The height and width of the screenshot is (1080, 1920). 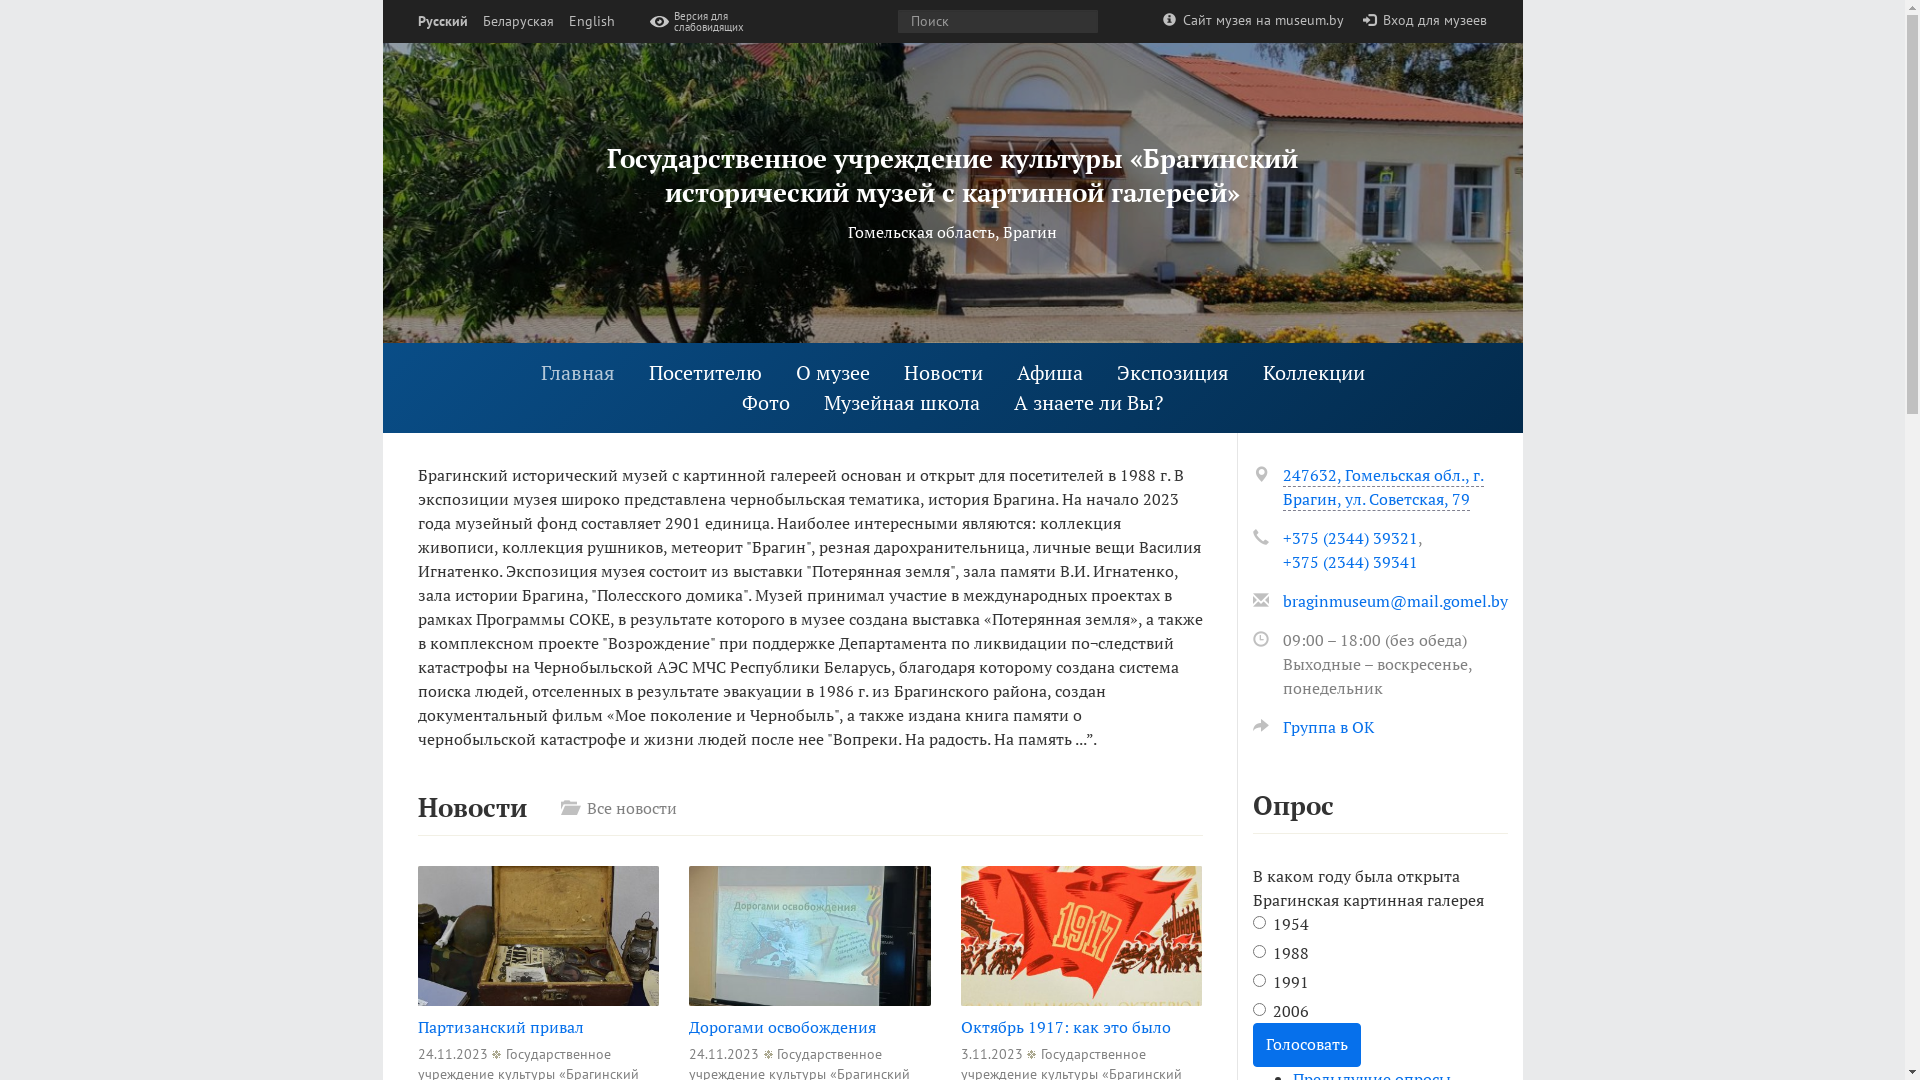 What do you see at coordinates (1349, 536) in the screenshot?
I see `'+375 (2344) 39321'` at bounding box center [1349, 536].